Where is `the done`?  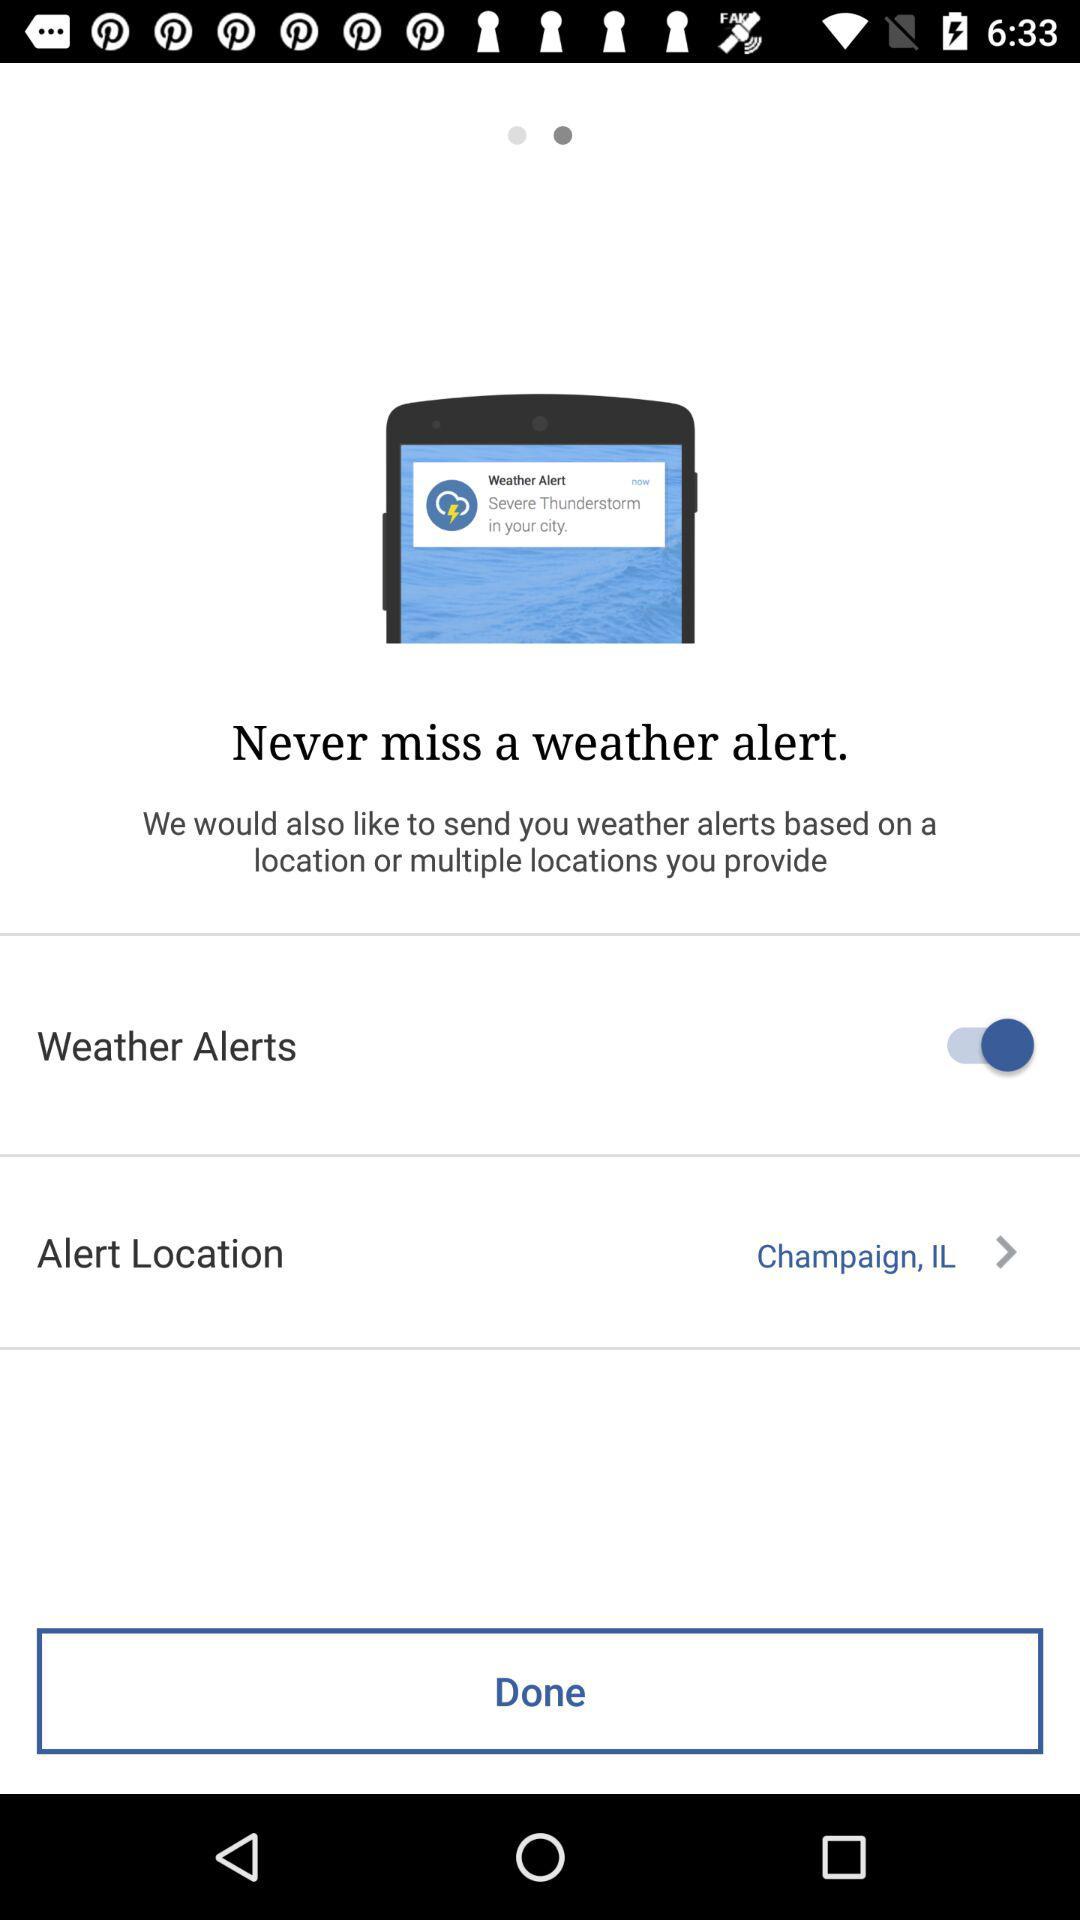
the done is located at coordinates (540, 1690).